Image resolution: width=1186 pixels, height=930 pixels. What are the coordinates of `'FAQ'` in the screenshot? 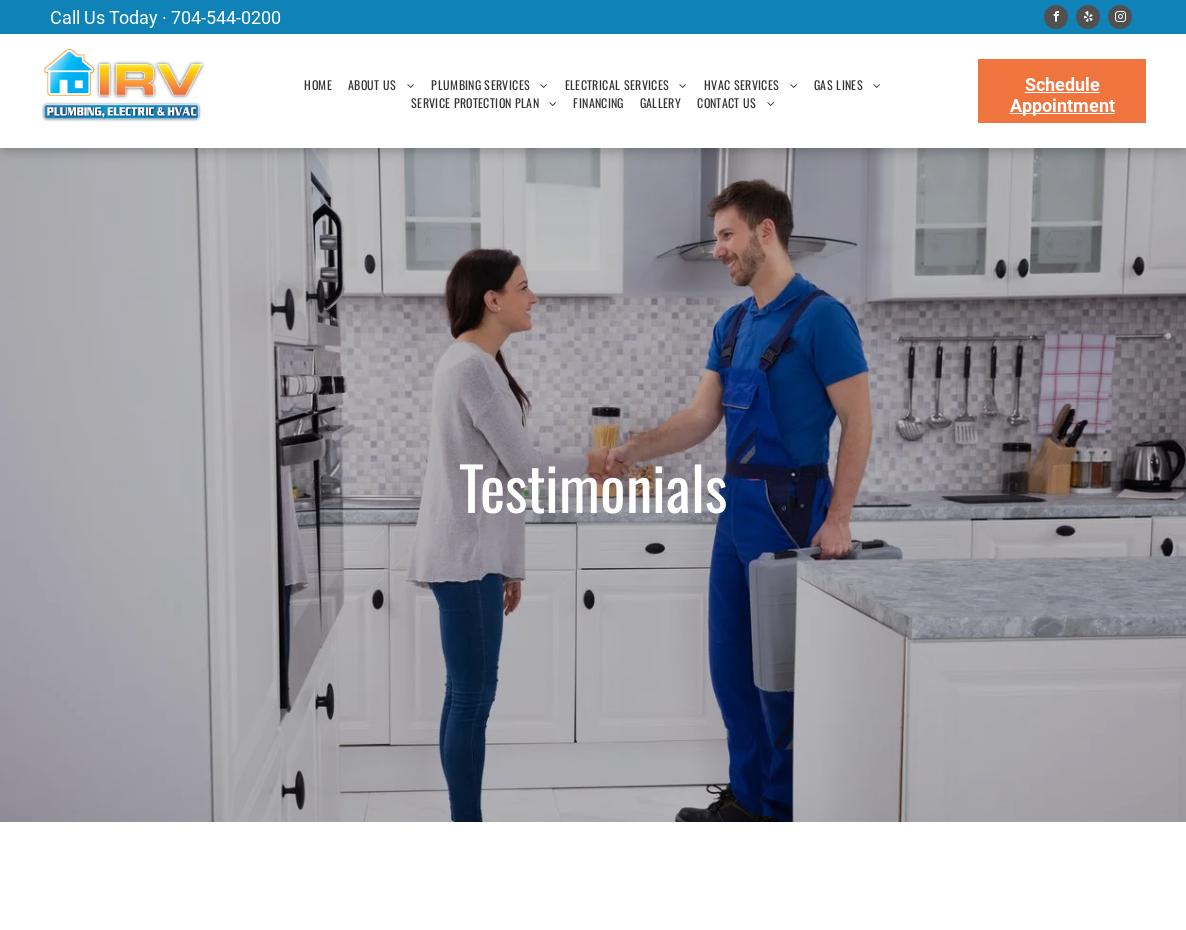 It's located at (694, 174).